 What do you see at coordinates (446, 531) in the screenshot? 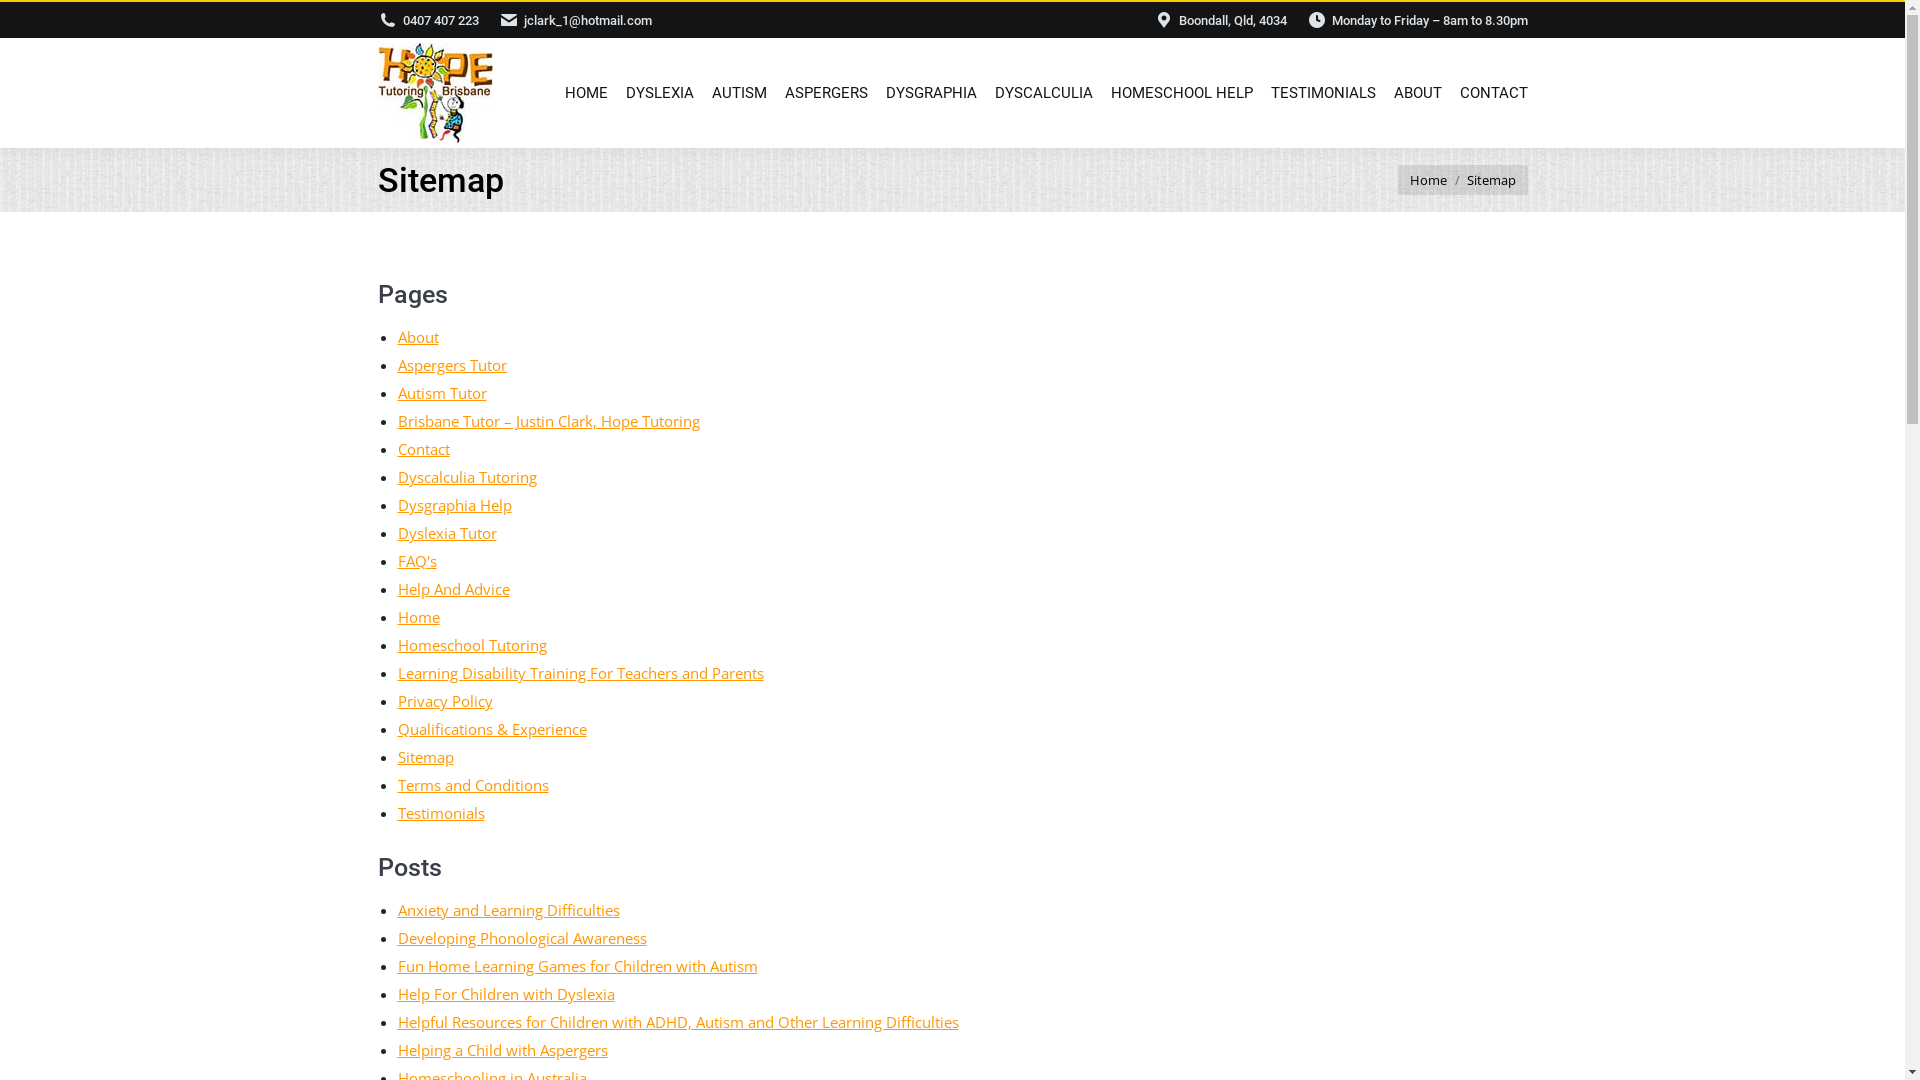
I see `'Dyslexia Tutor'` at bounding box center [446, 531].